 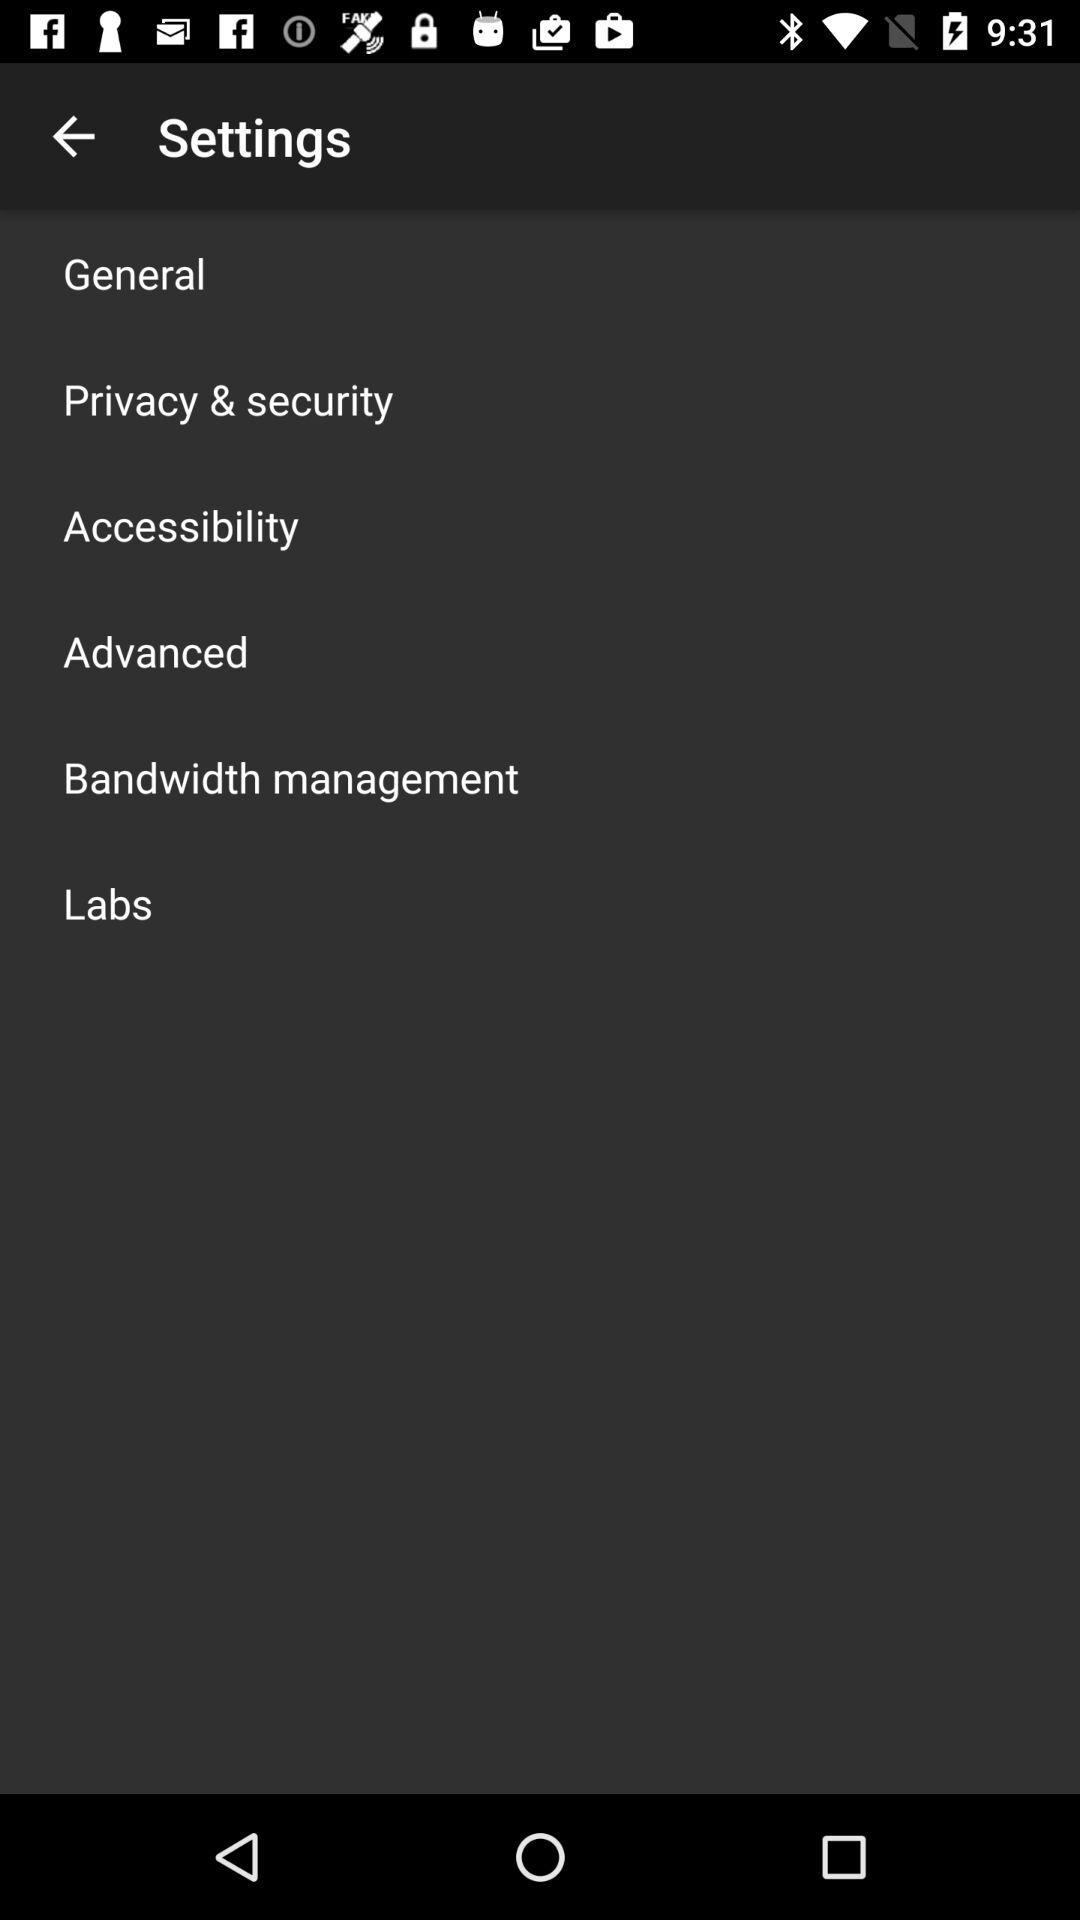 I want to click on app below privacy & security item, so click(x=181, y=524).